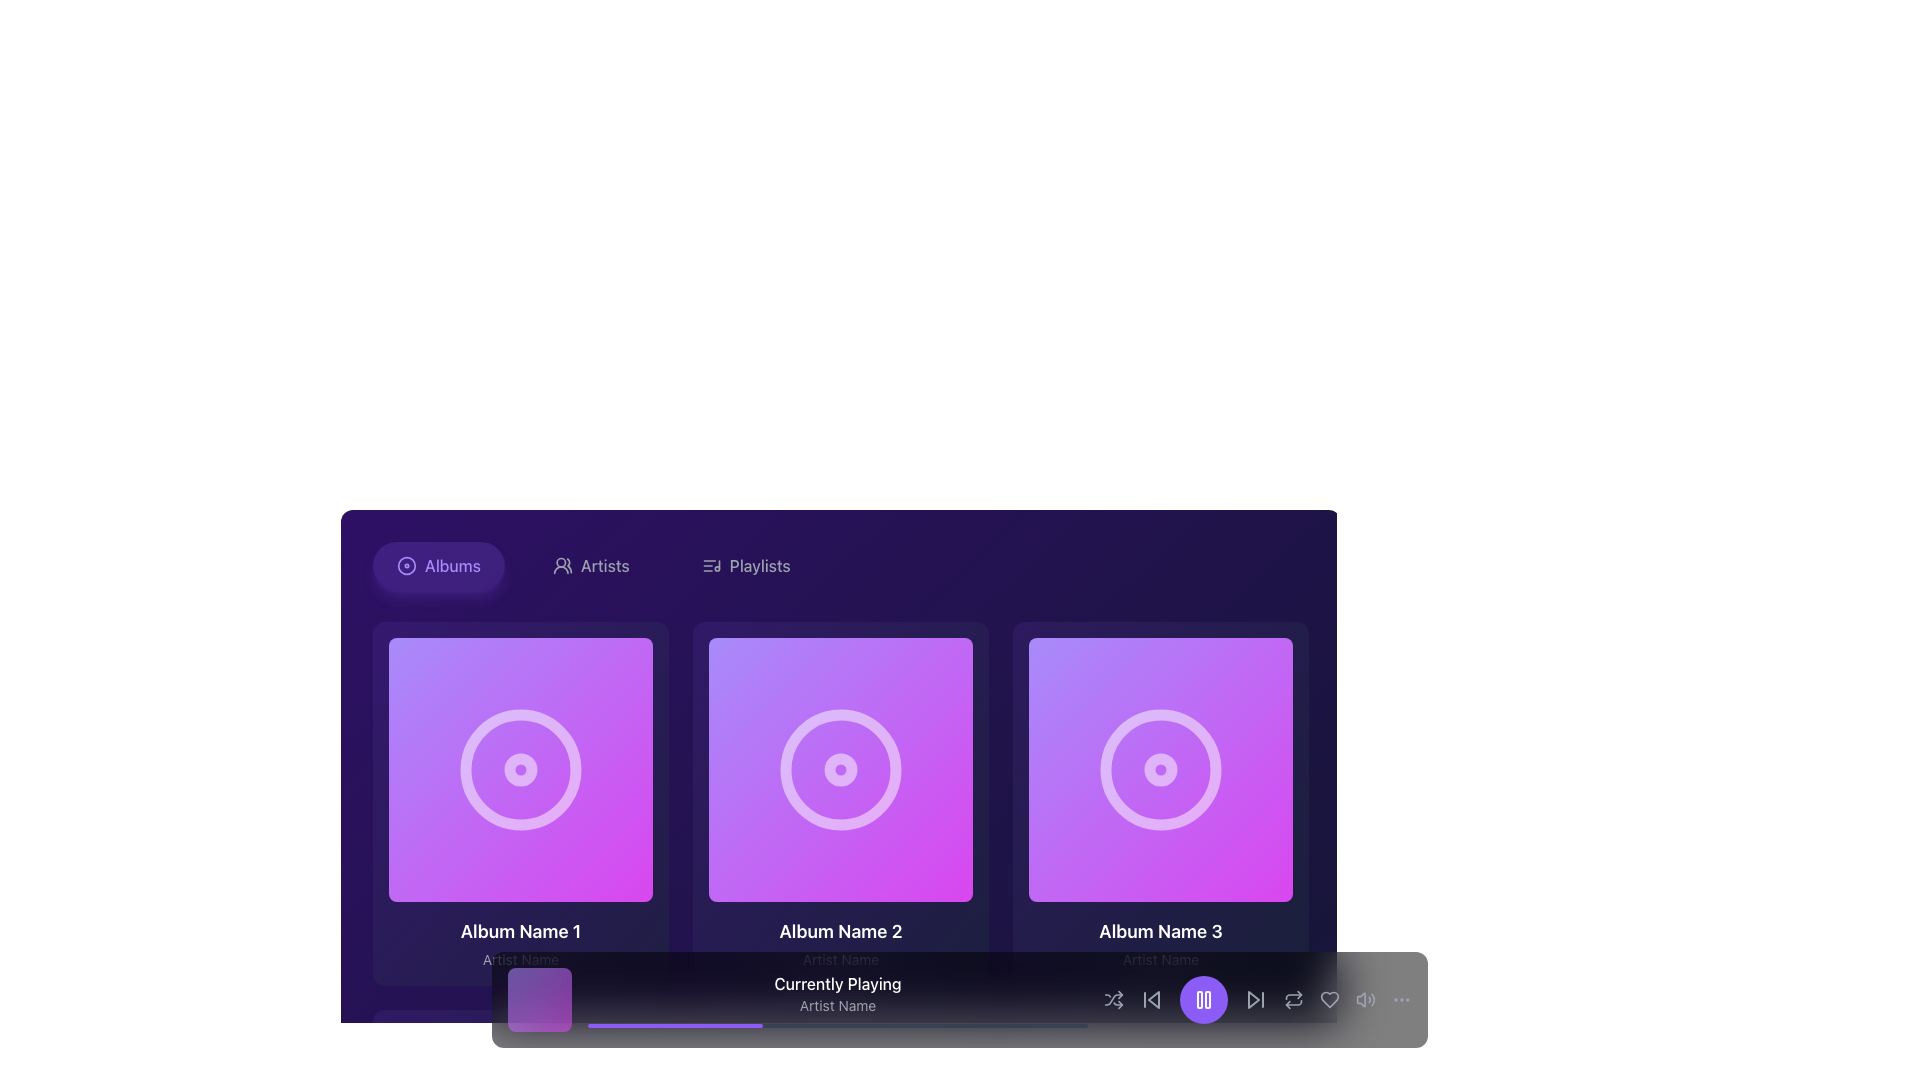 The image size is (1920, 1080). What do you see at coordinates (983, 1026) in the screenshot?
I see `the slider` at bounding box center [983, 1026].